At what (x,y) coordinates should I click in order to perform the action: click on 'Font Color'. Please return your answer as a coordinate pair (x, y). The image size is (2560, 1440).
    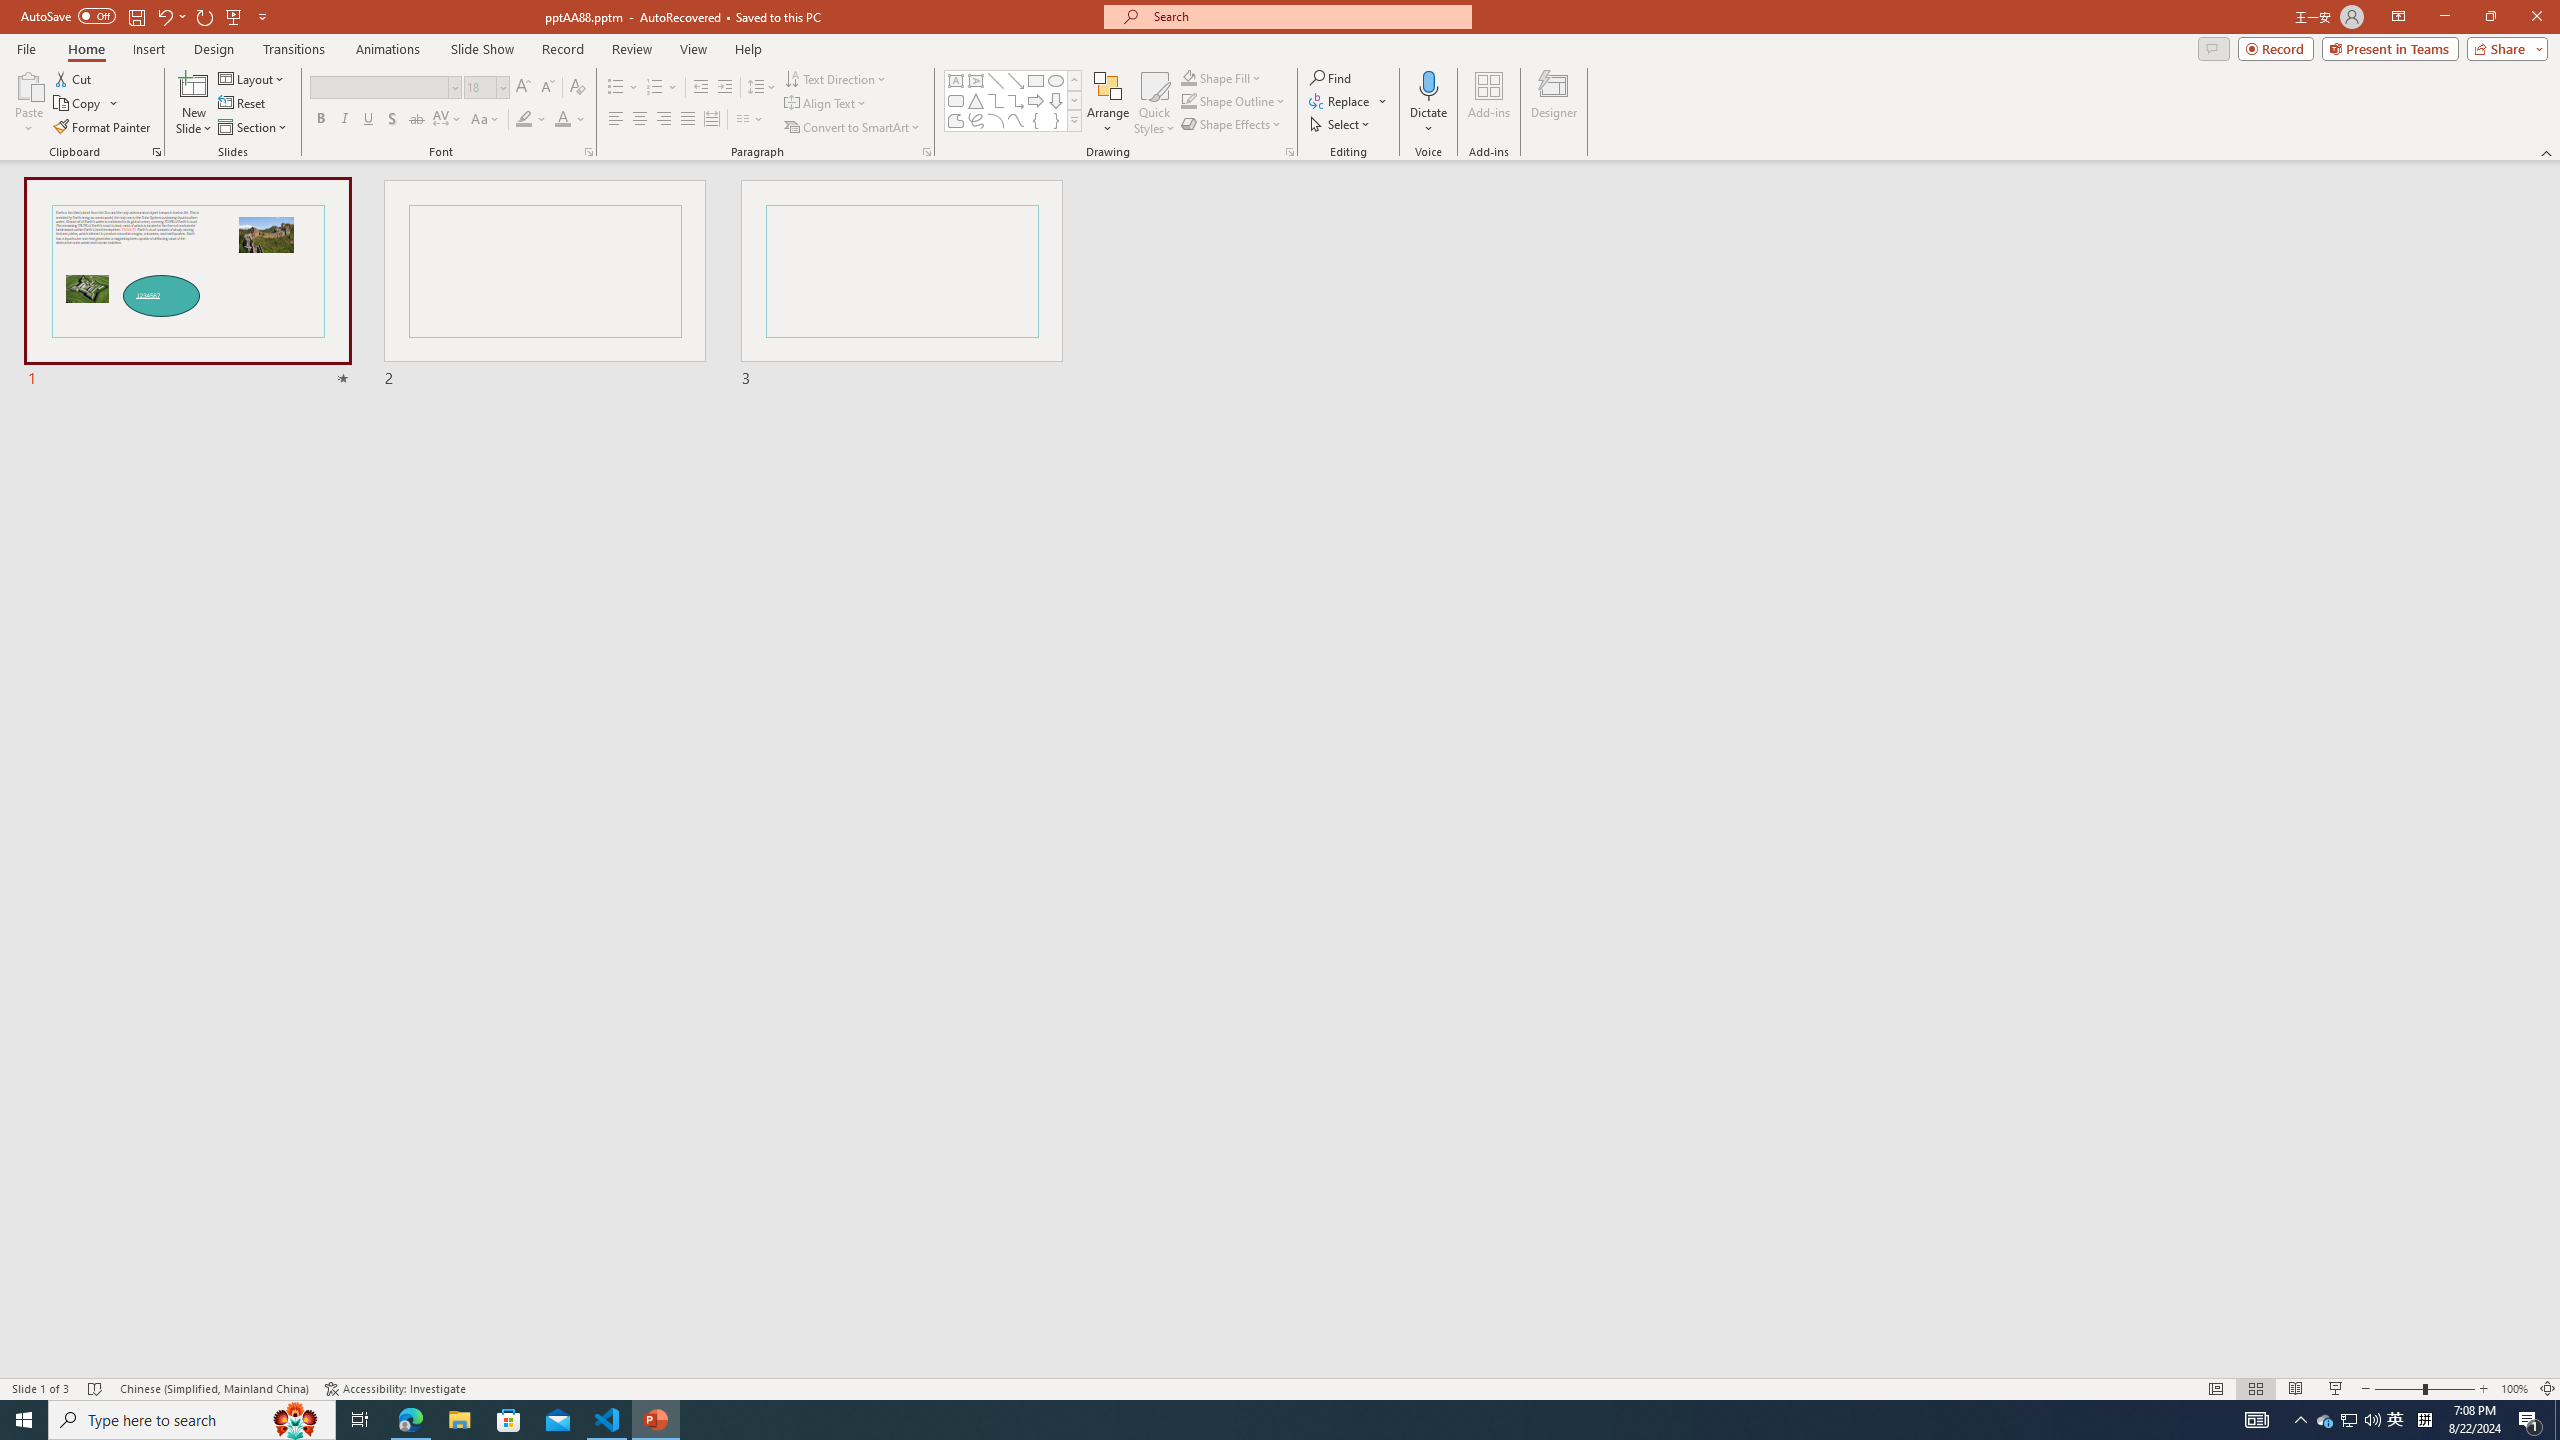
    Looking at the image, I should click on (570, 118).